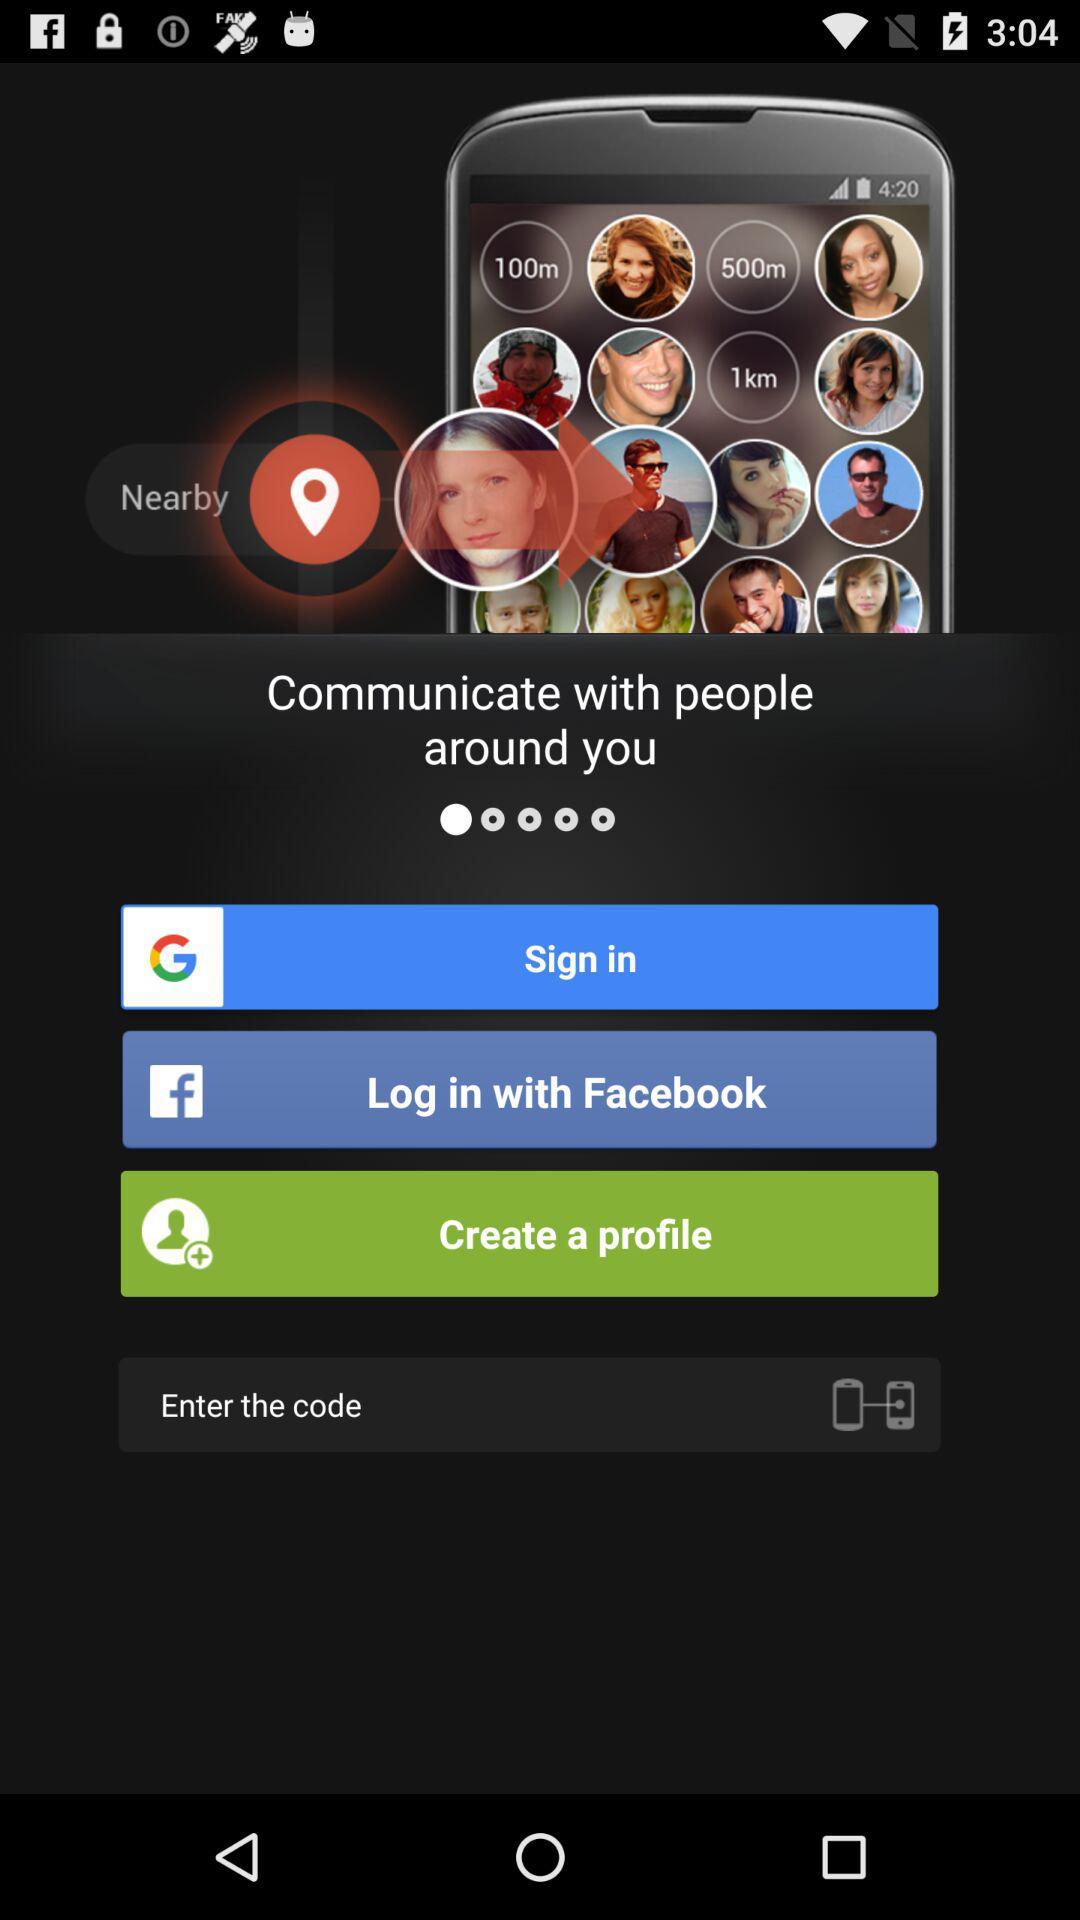 The width and height of the screenshot is (1080, 1920). I want to click on sign in, so click(528, 955).